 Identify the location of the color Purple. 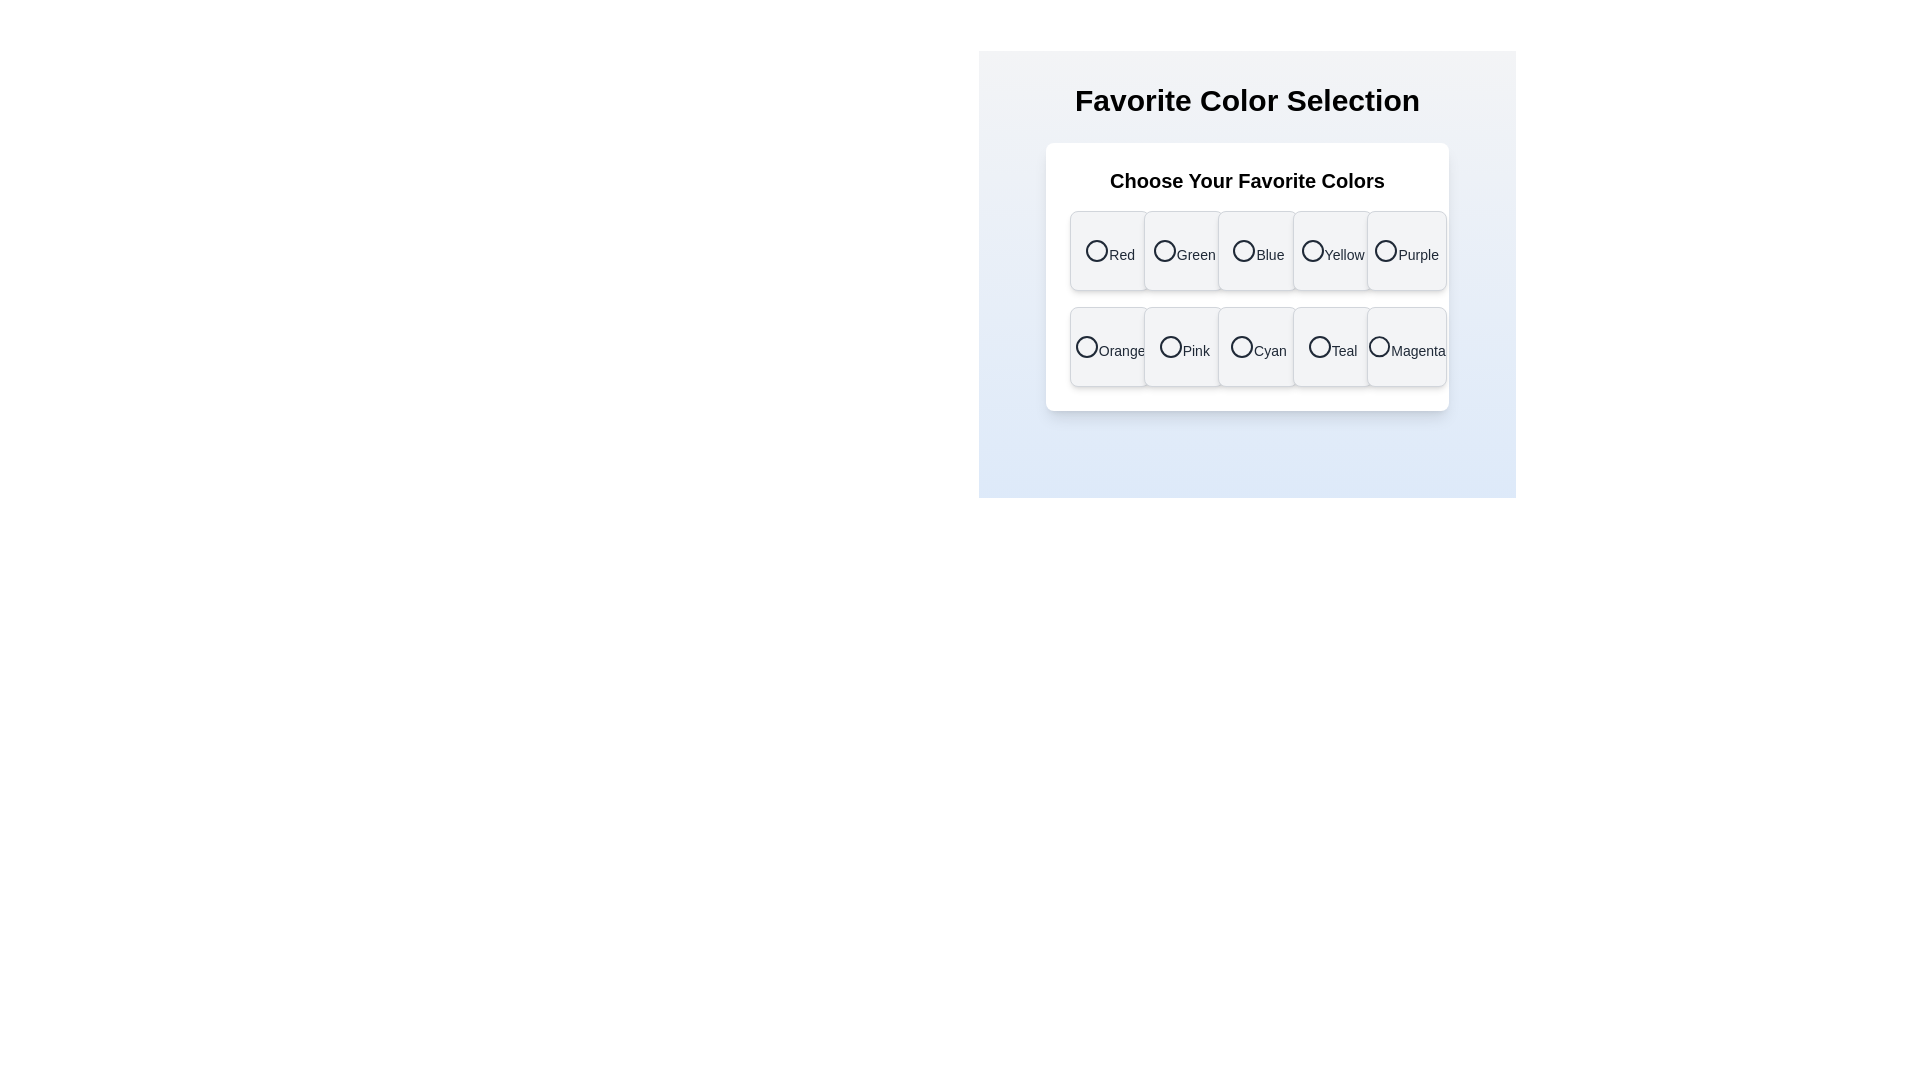
(1405, 249).